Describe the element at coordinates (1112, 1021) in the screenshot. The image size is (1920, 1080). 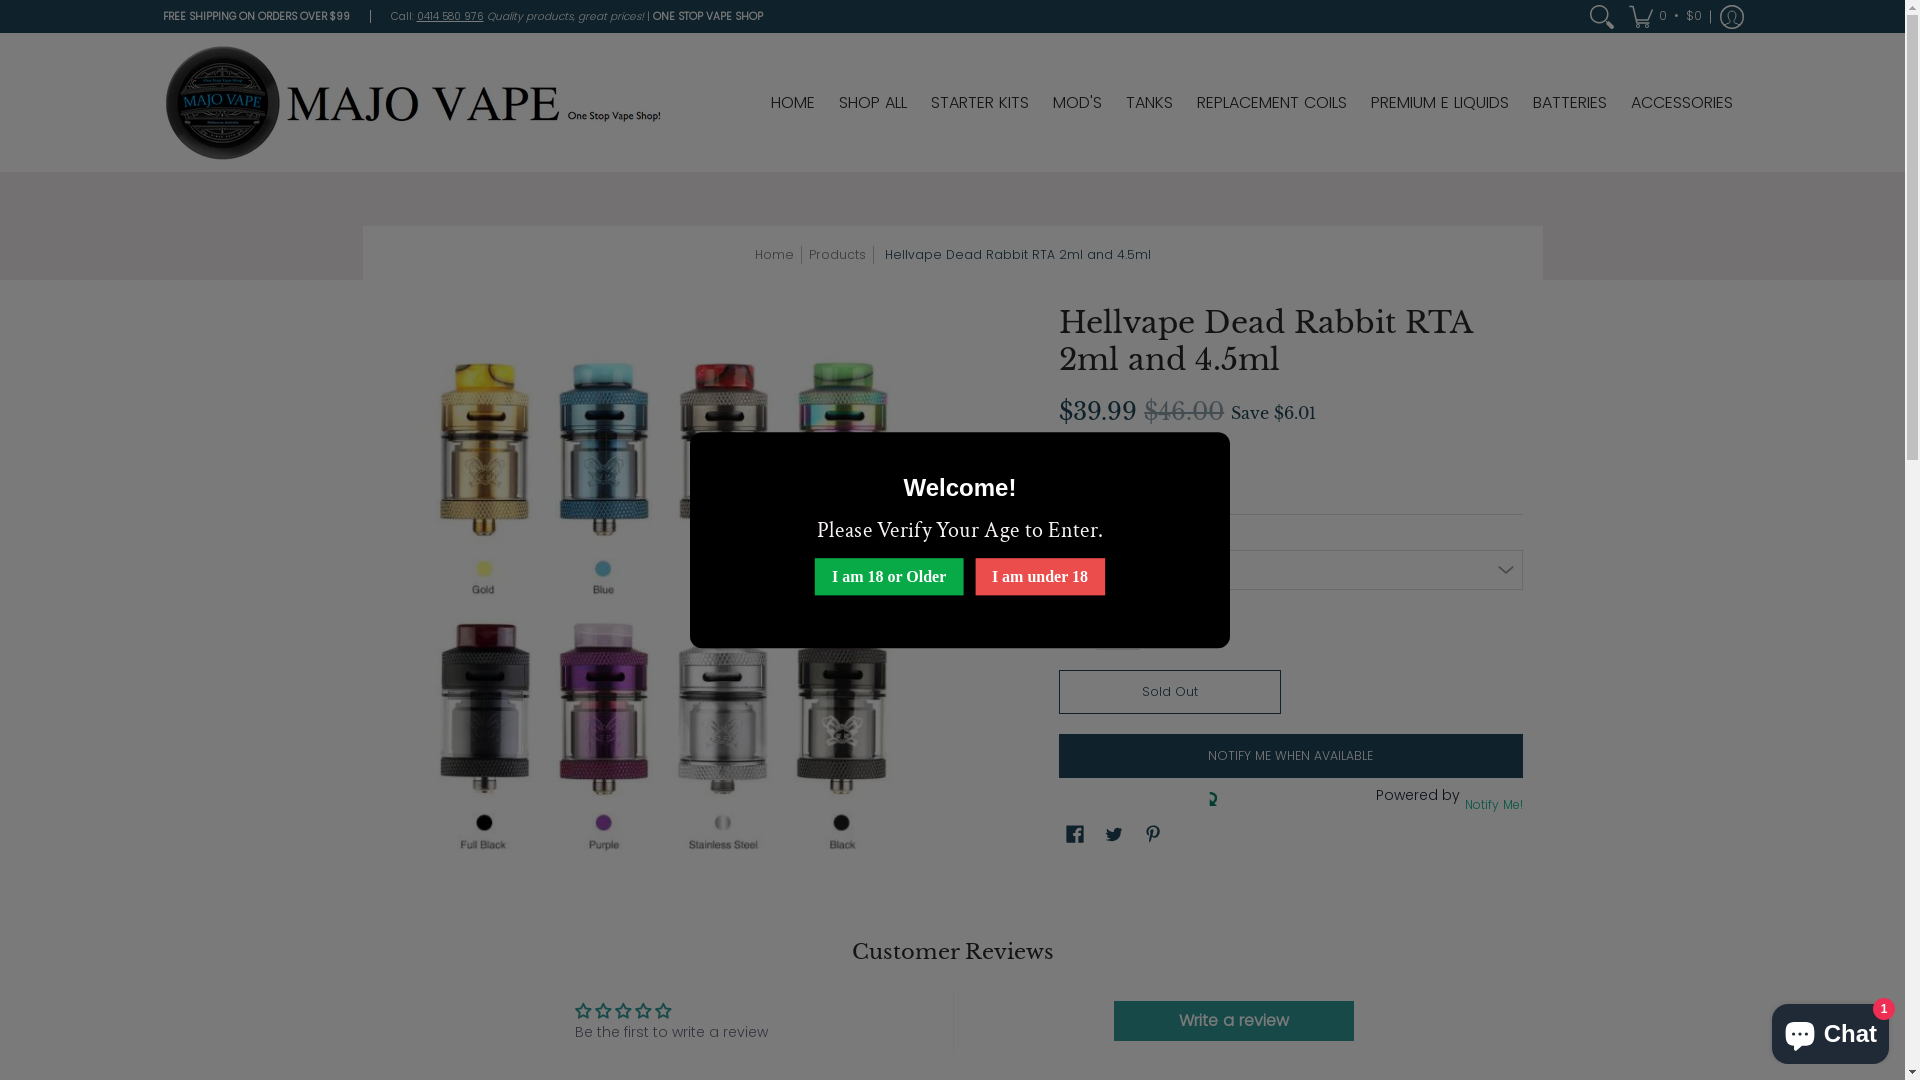
I see `'Write a review'` at that location.